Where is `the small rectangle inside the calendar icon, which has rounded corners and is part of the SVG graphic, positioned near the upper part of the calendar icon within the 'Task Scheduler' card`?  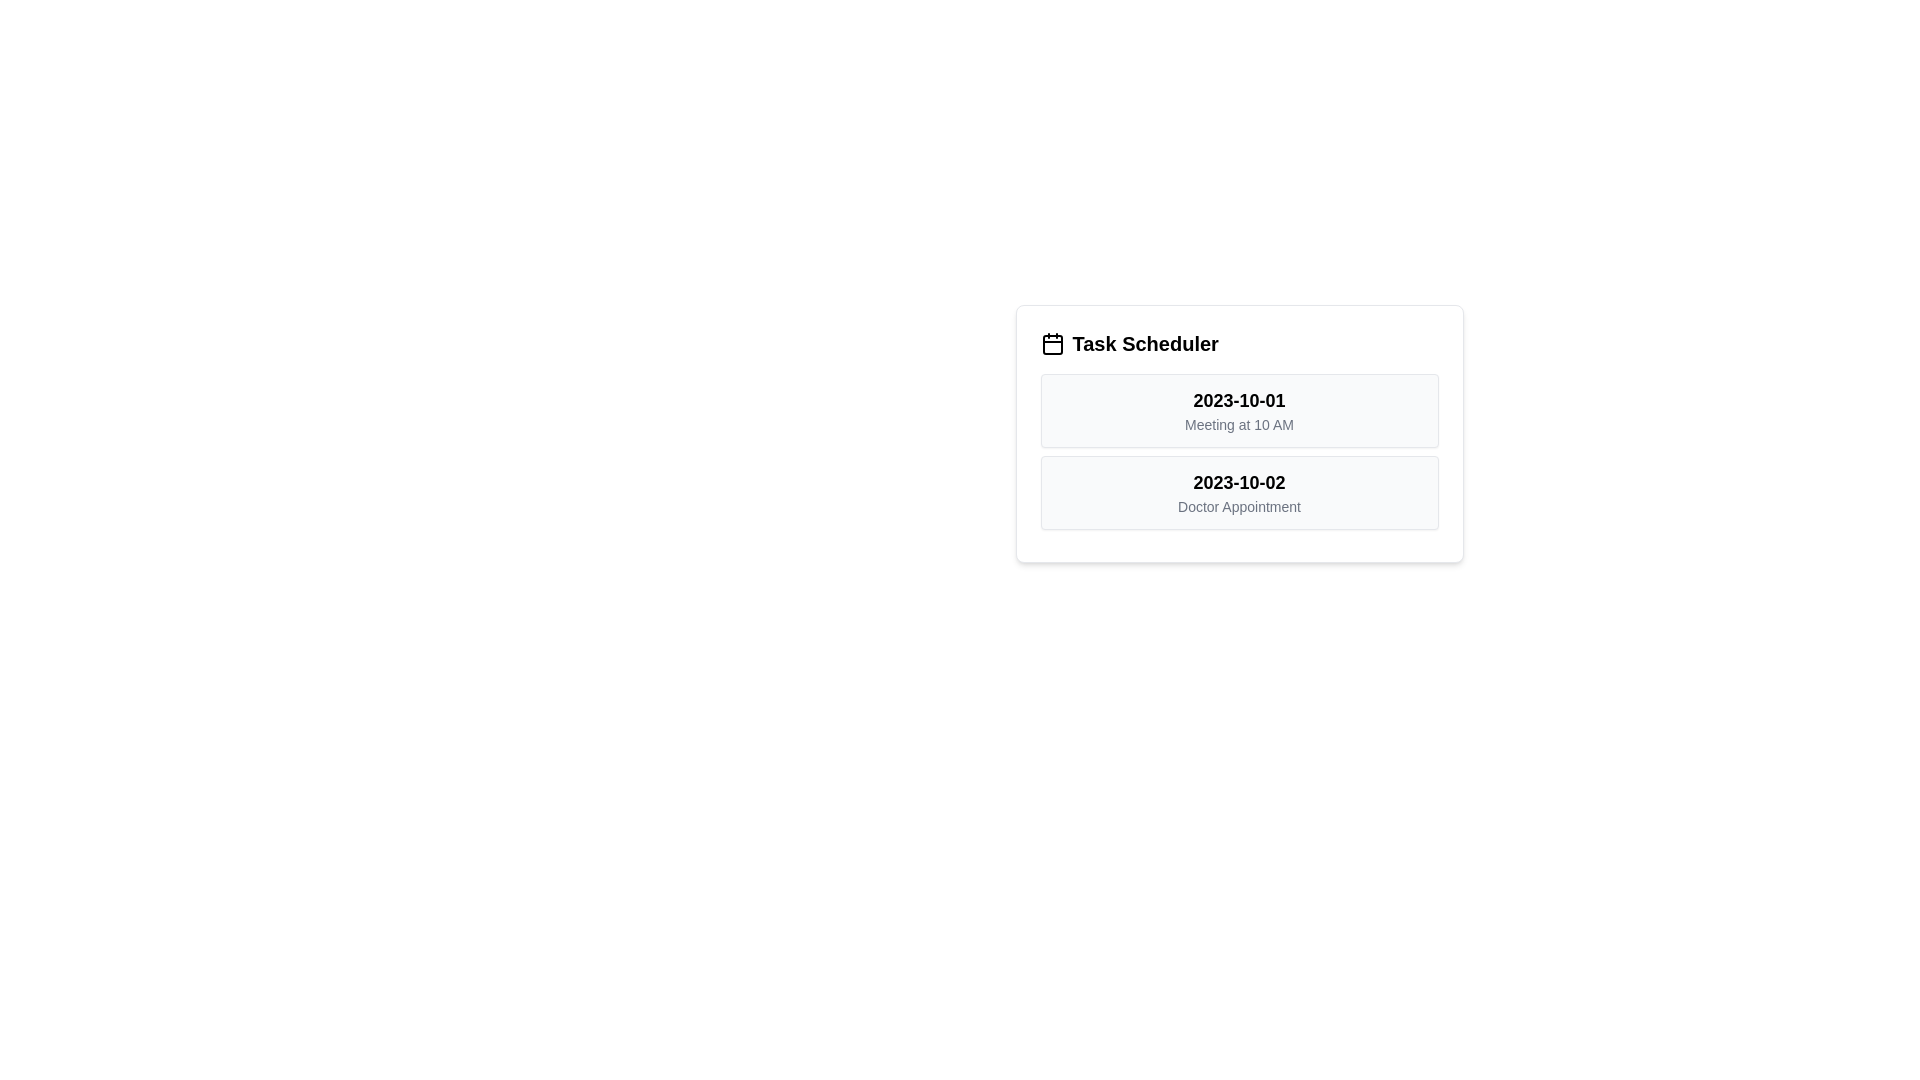 the small rectangle inside the calendar icon, which has rounded corners and is part of the SVG graphic, positioned near the upper part of the calendar icon within the 'Task Scheduler' card is located at coordinates (1051, 343).